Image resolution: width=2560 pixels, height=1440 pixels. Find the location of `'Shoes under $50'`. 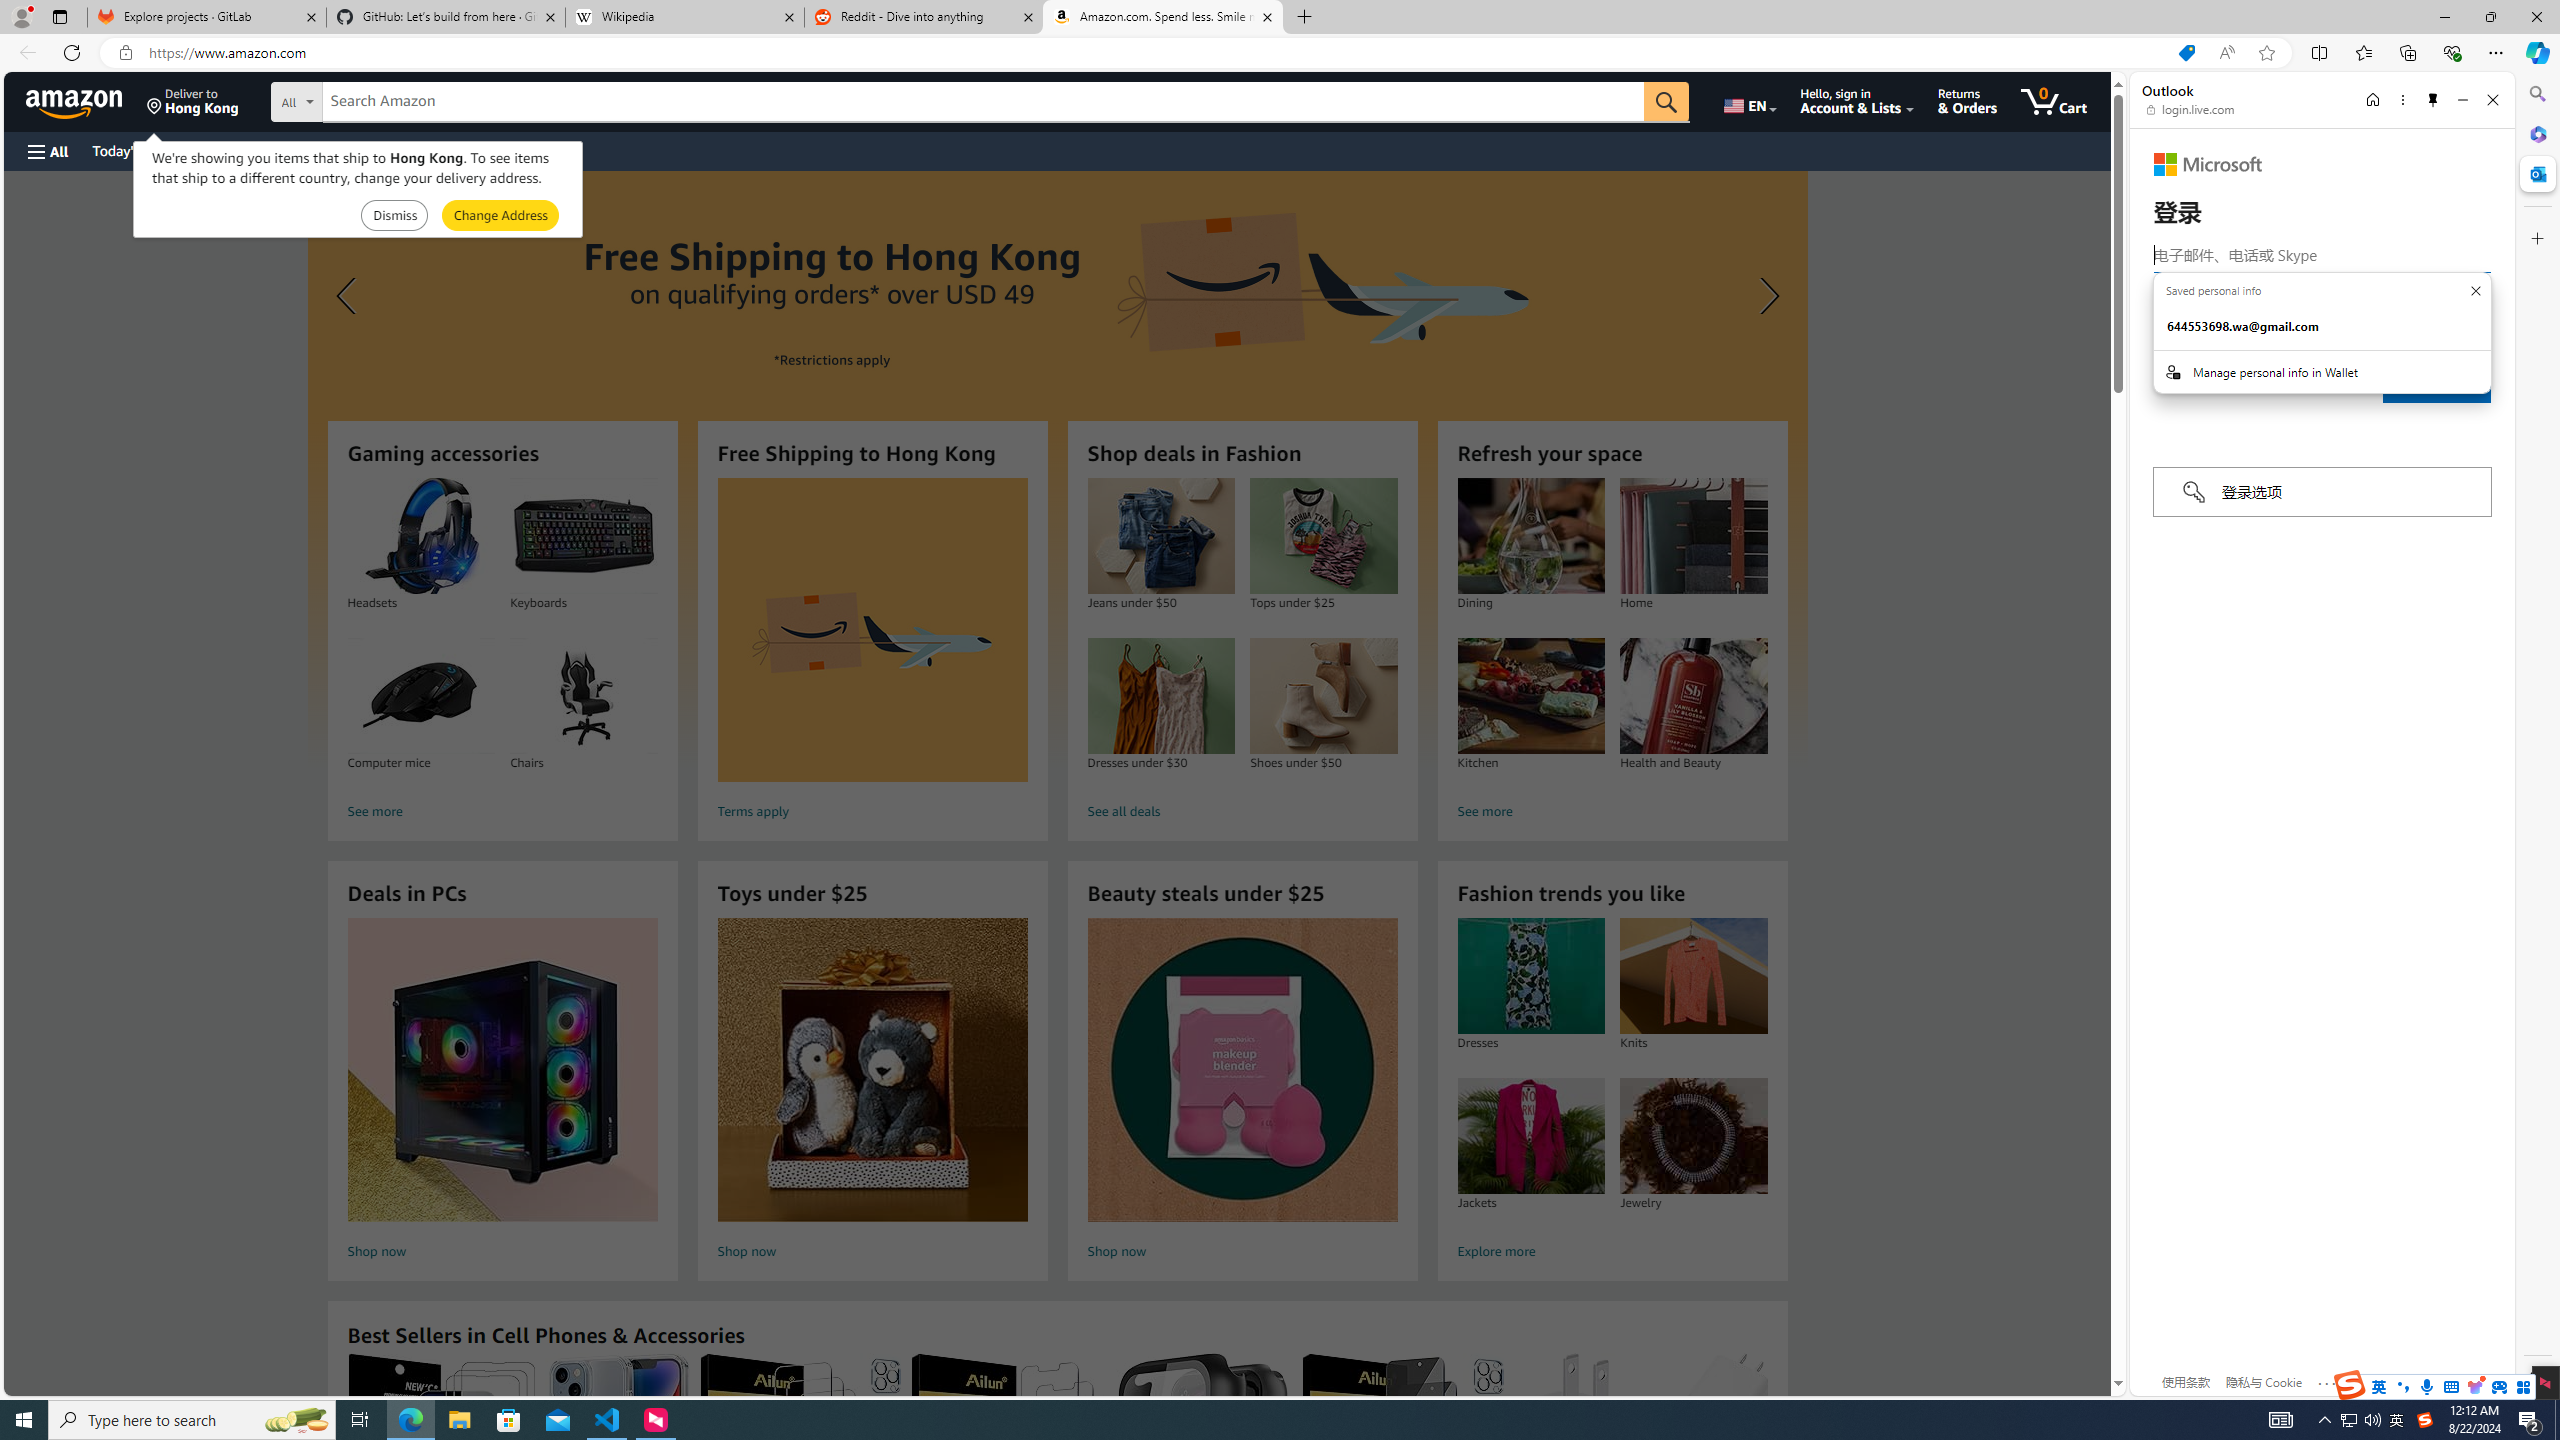

'Shoes under $50' is located at coordinates (1324, 696).